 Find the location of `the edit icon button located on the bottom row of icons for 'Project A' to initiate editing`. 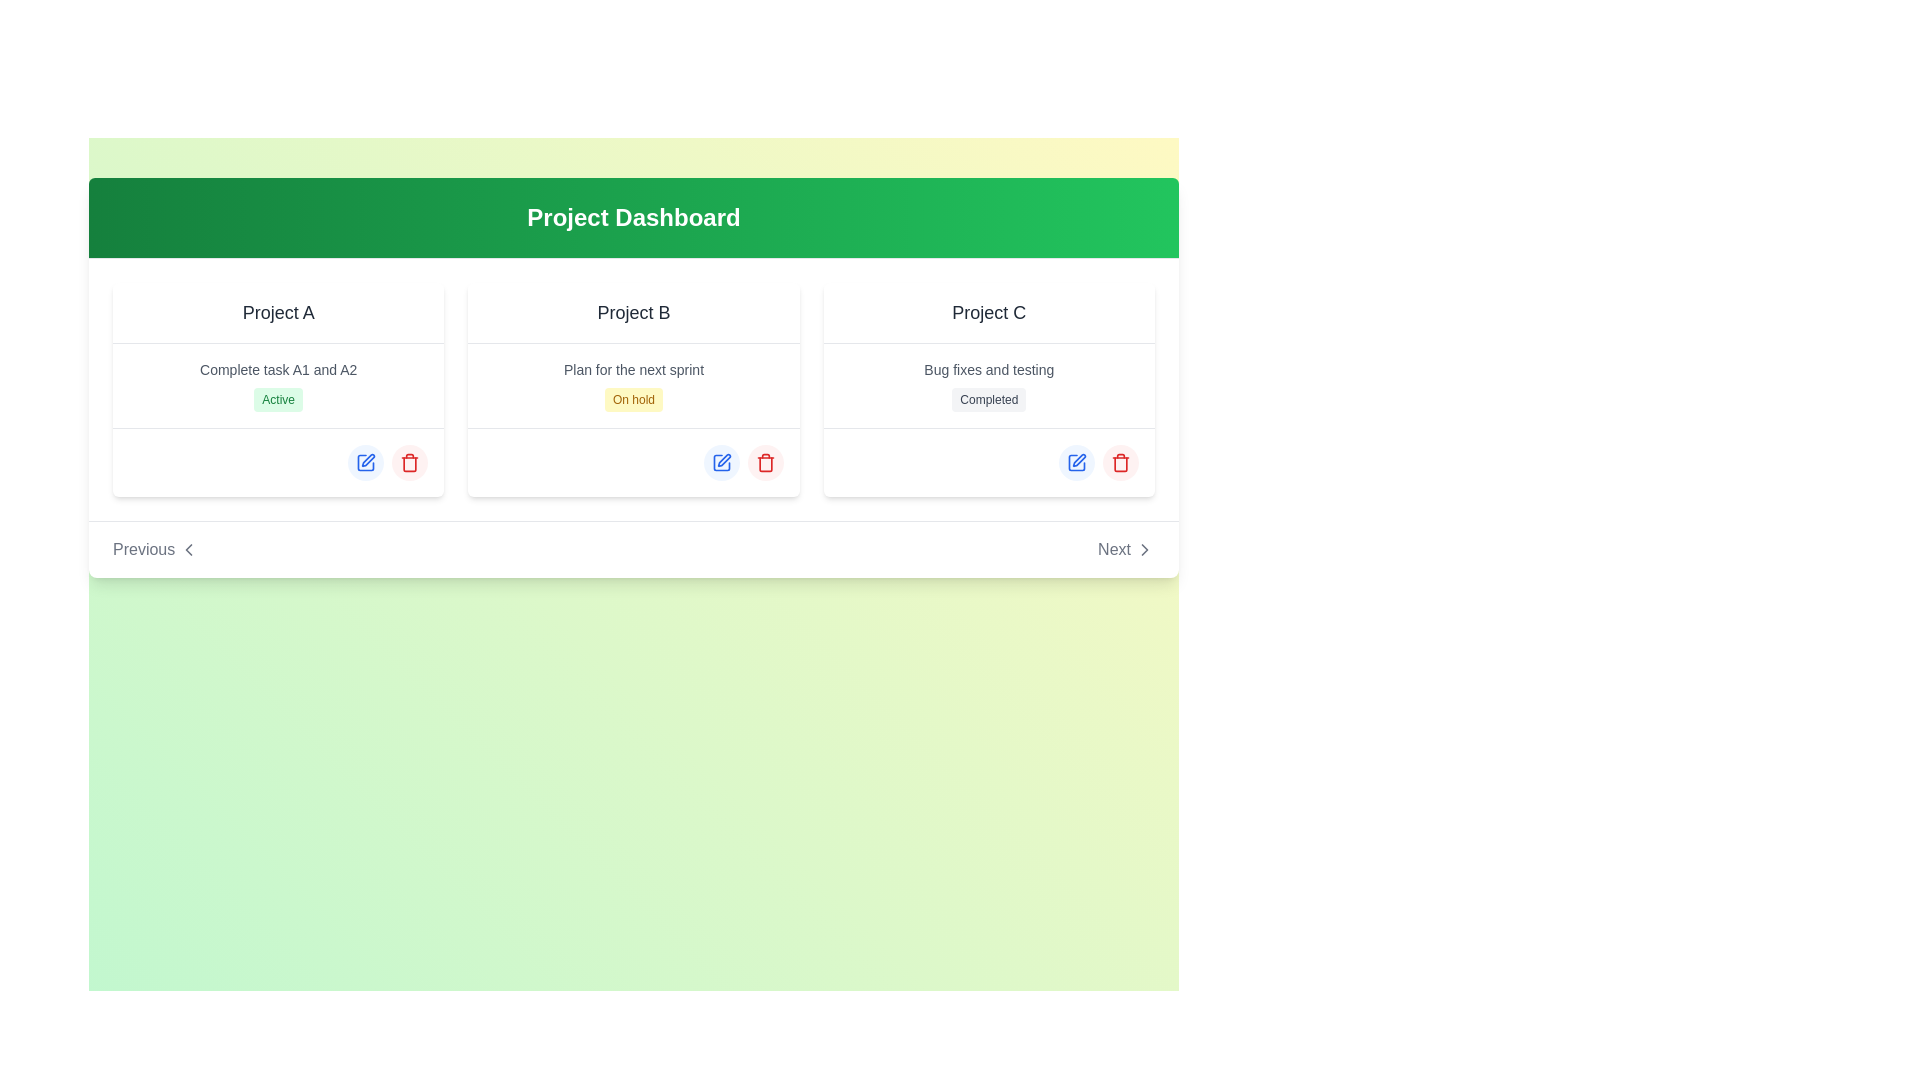

the edit icon button located on the bottom row of icons for 'Project A' to initiate editing is located at coordinates (365, 462).